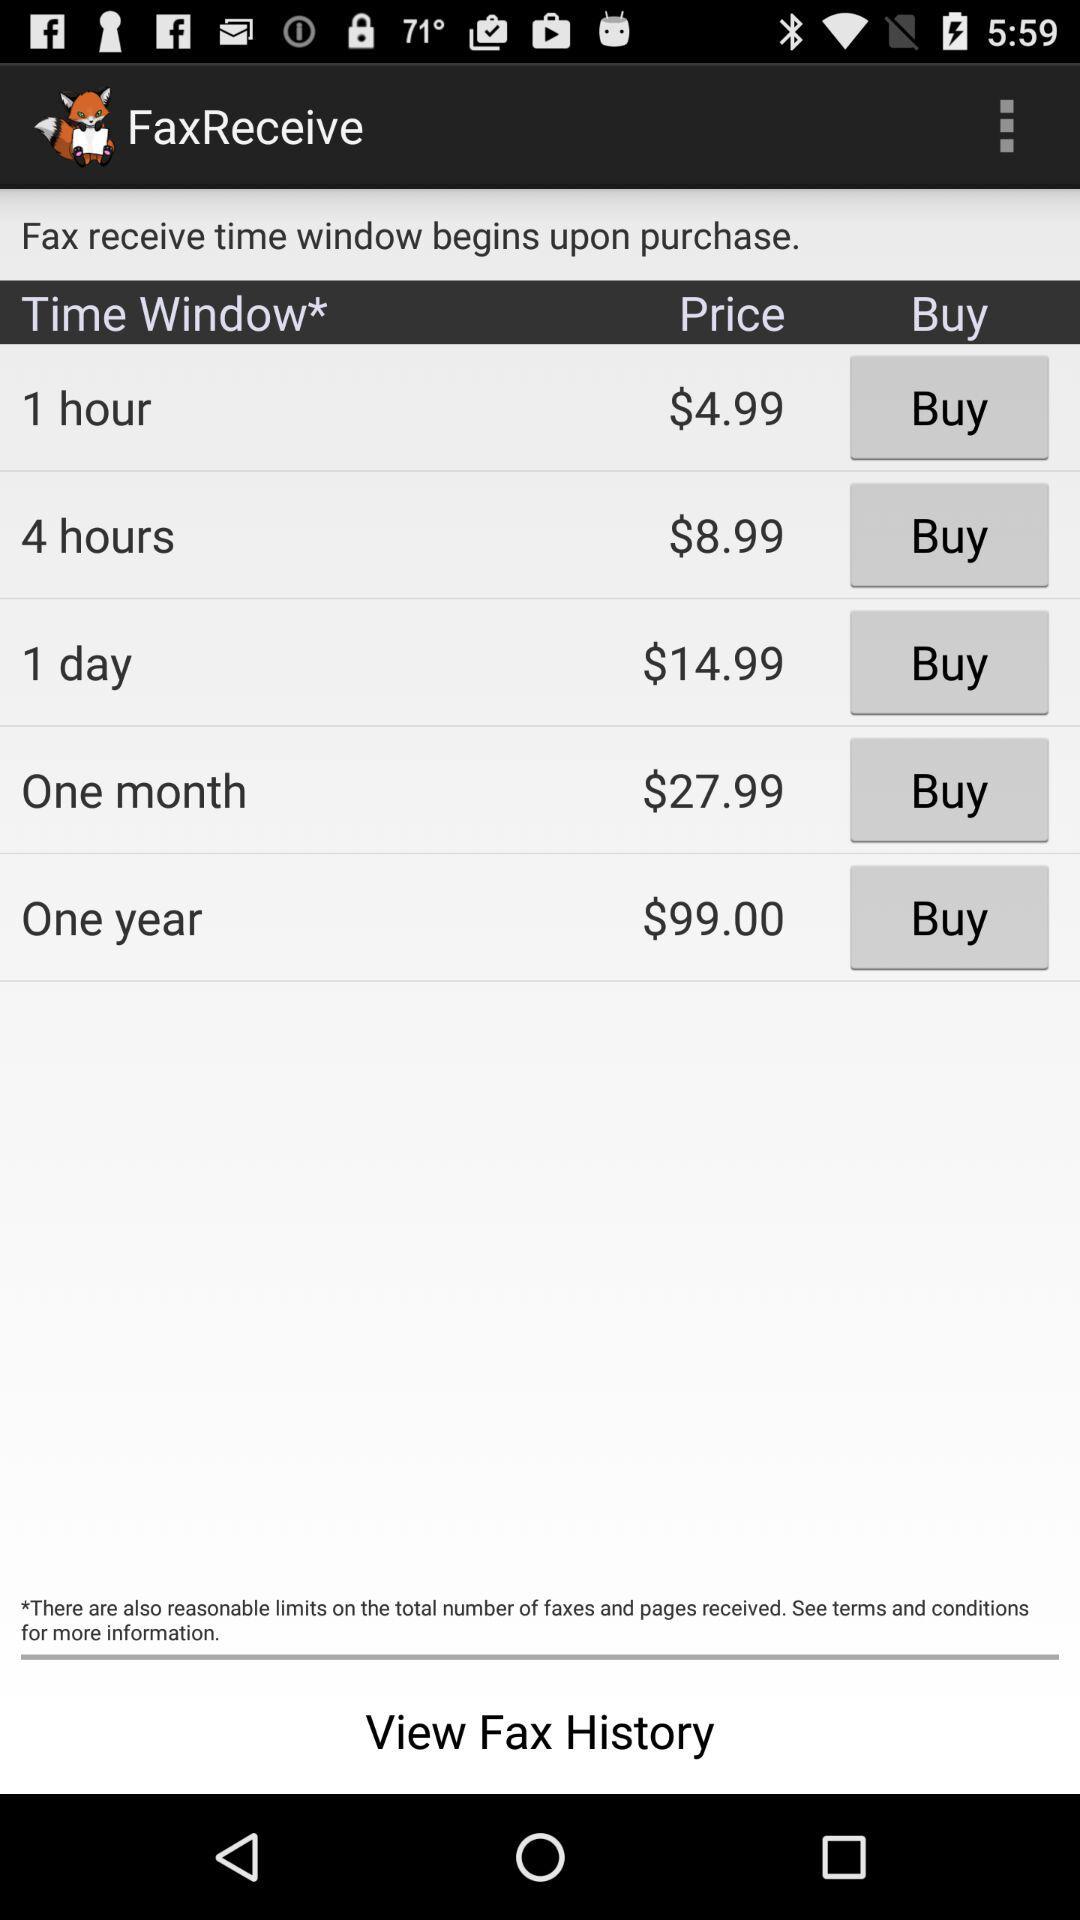  Describe the element at coordinates (265, 788) in the screenshot. I see `the item next to the $14.99` at that location.